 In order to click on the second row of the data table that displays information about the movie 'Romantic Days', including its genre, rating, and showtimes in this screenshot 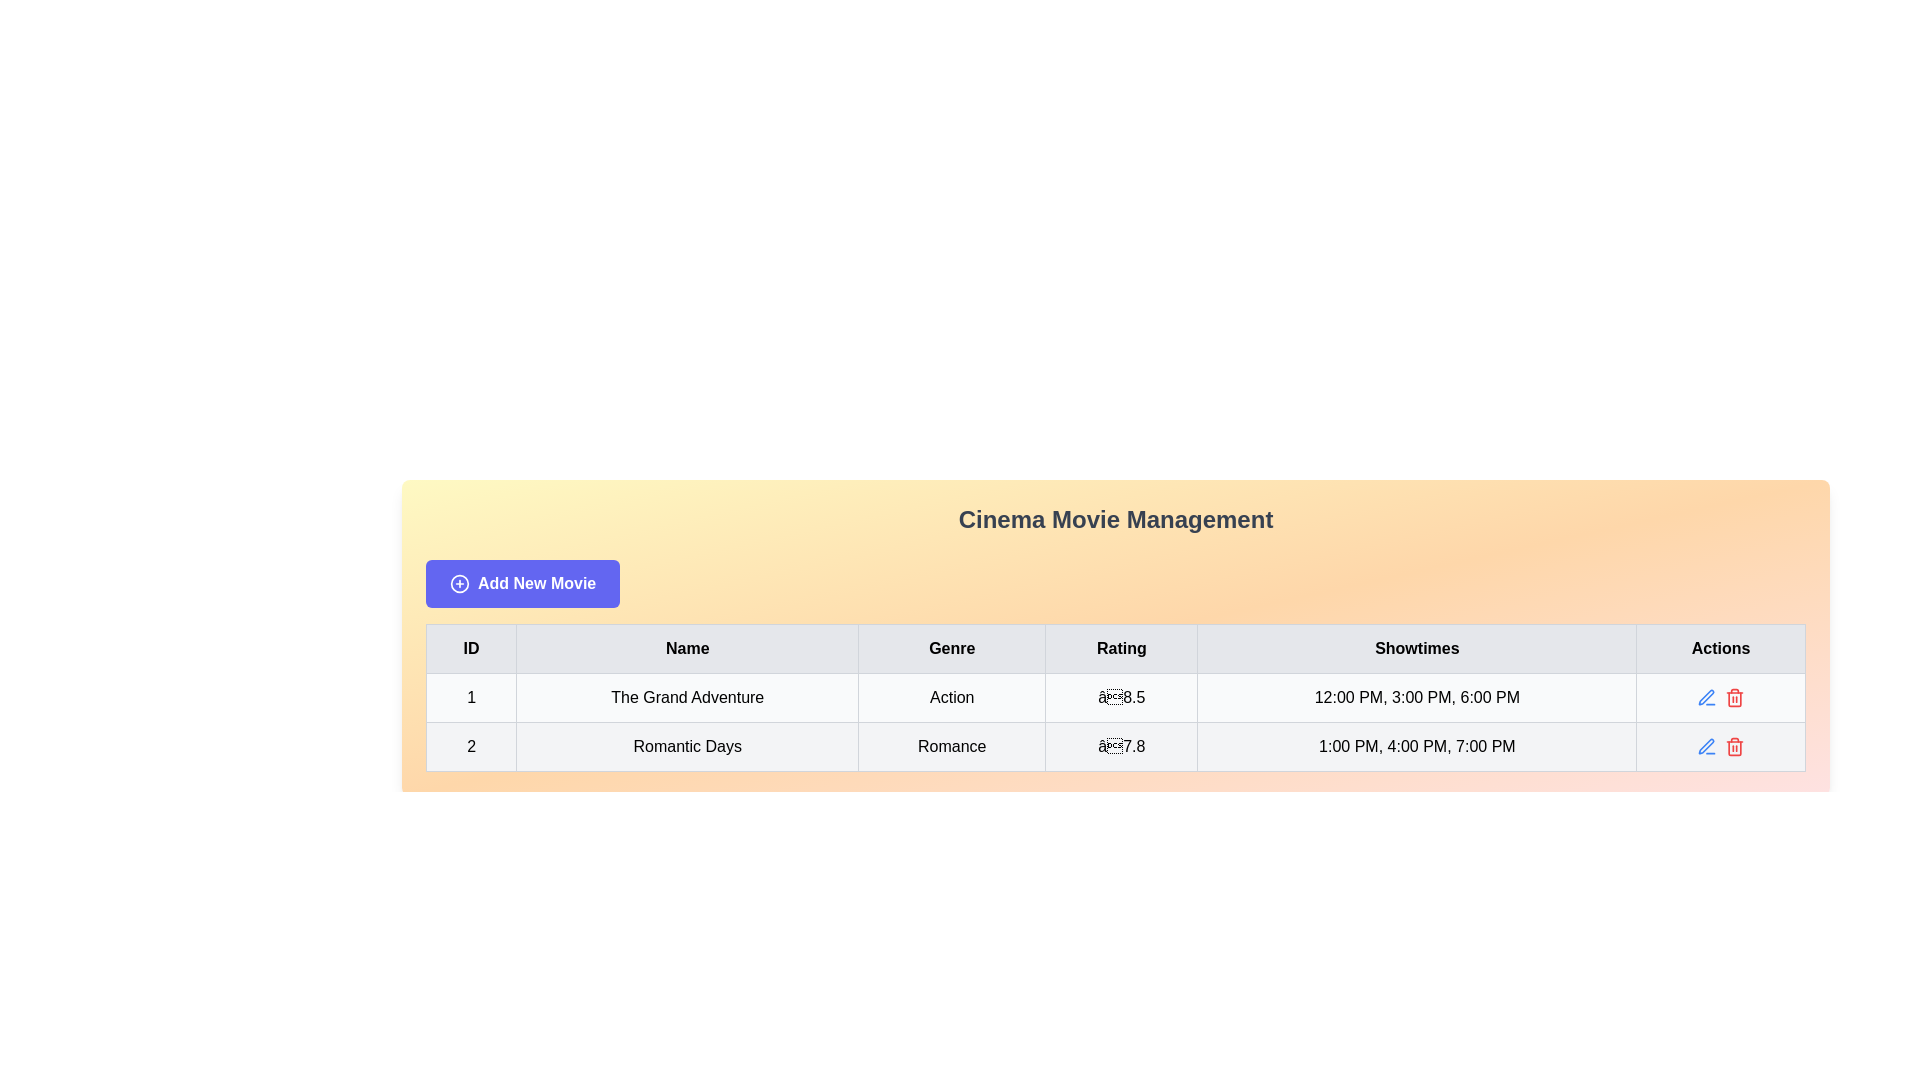, I will do `click(1115, 747)`.